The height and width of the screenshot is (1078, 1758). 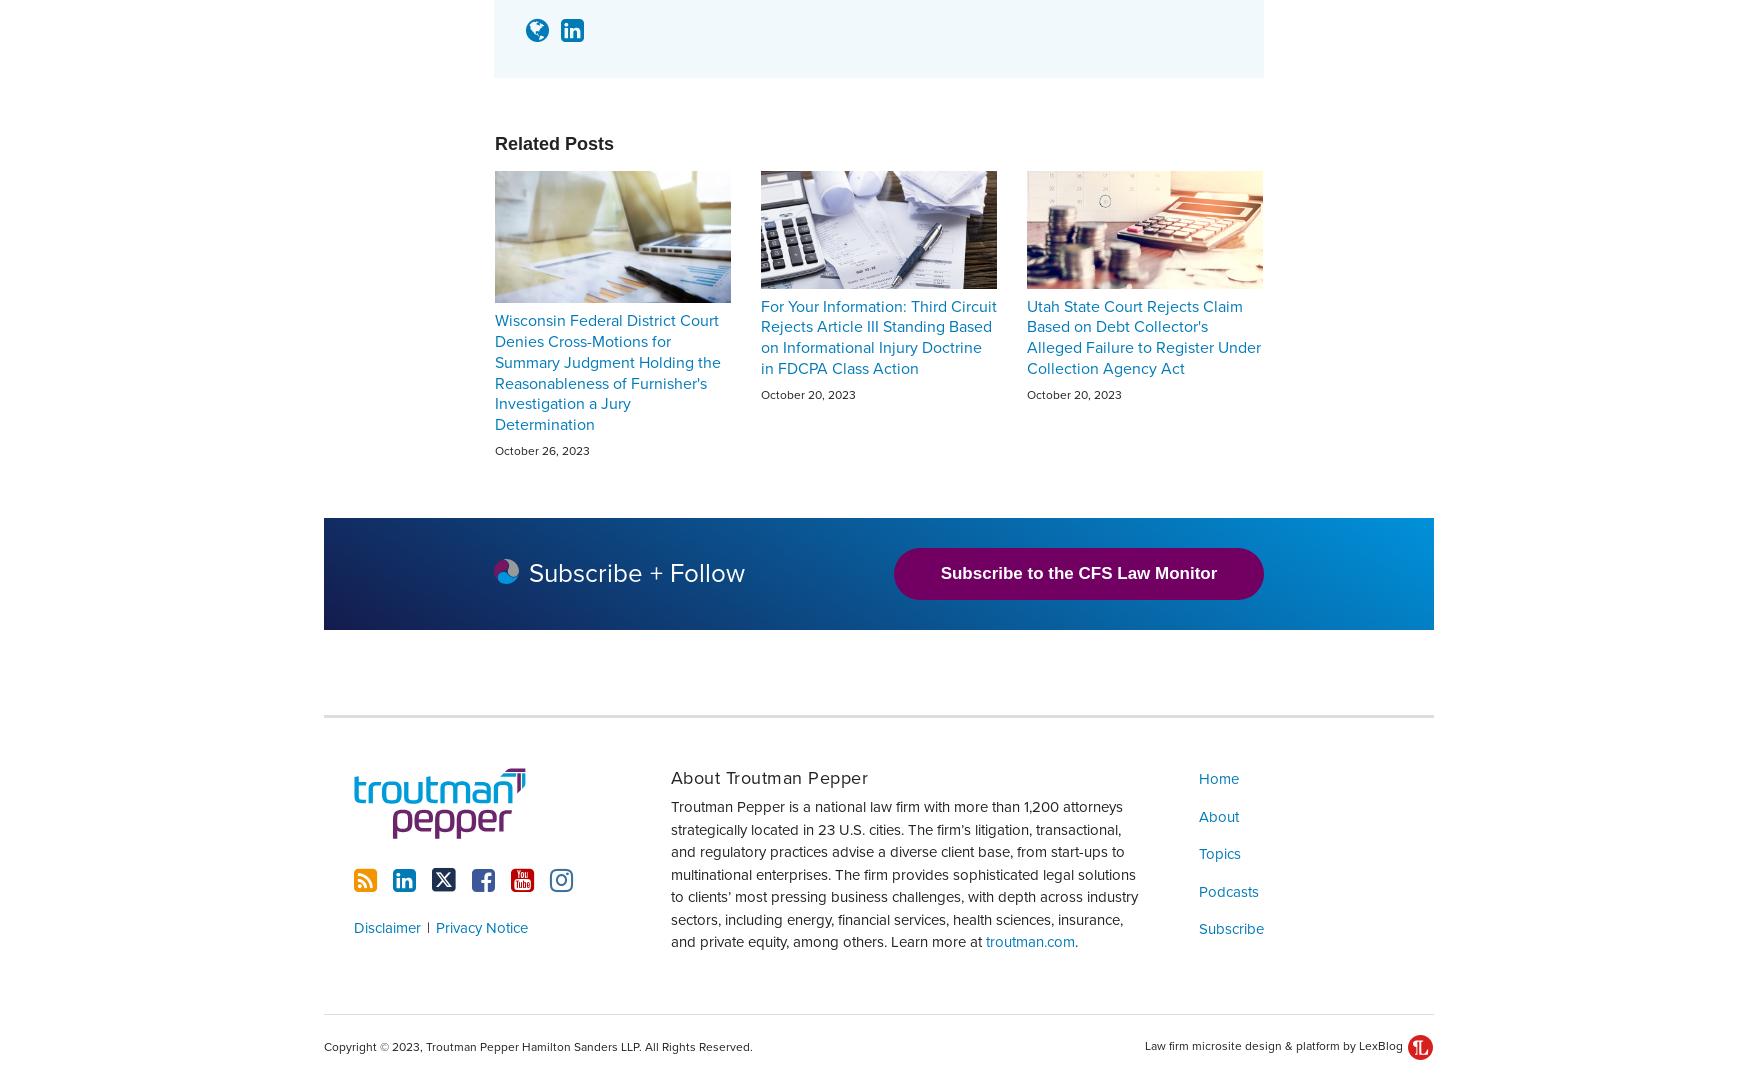 I want to click on 'Law firm microsite design & platform by LexBlog', so click(x=1274, y=1045).